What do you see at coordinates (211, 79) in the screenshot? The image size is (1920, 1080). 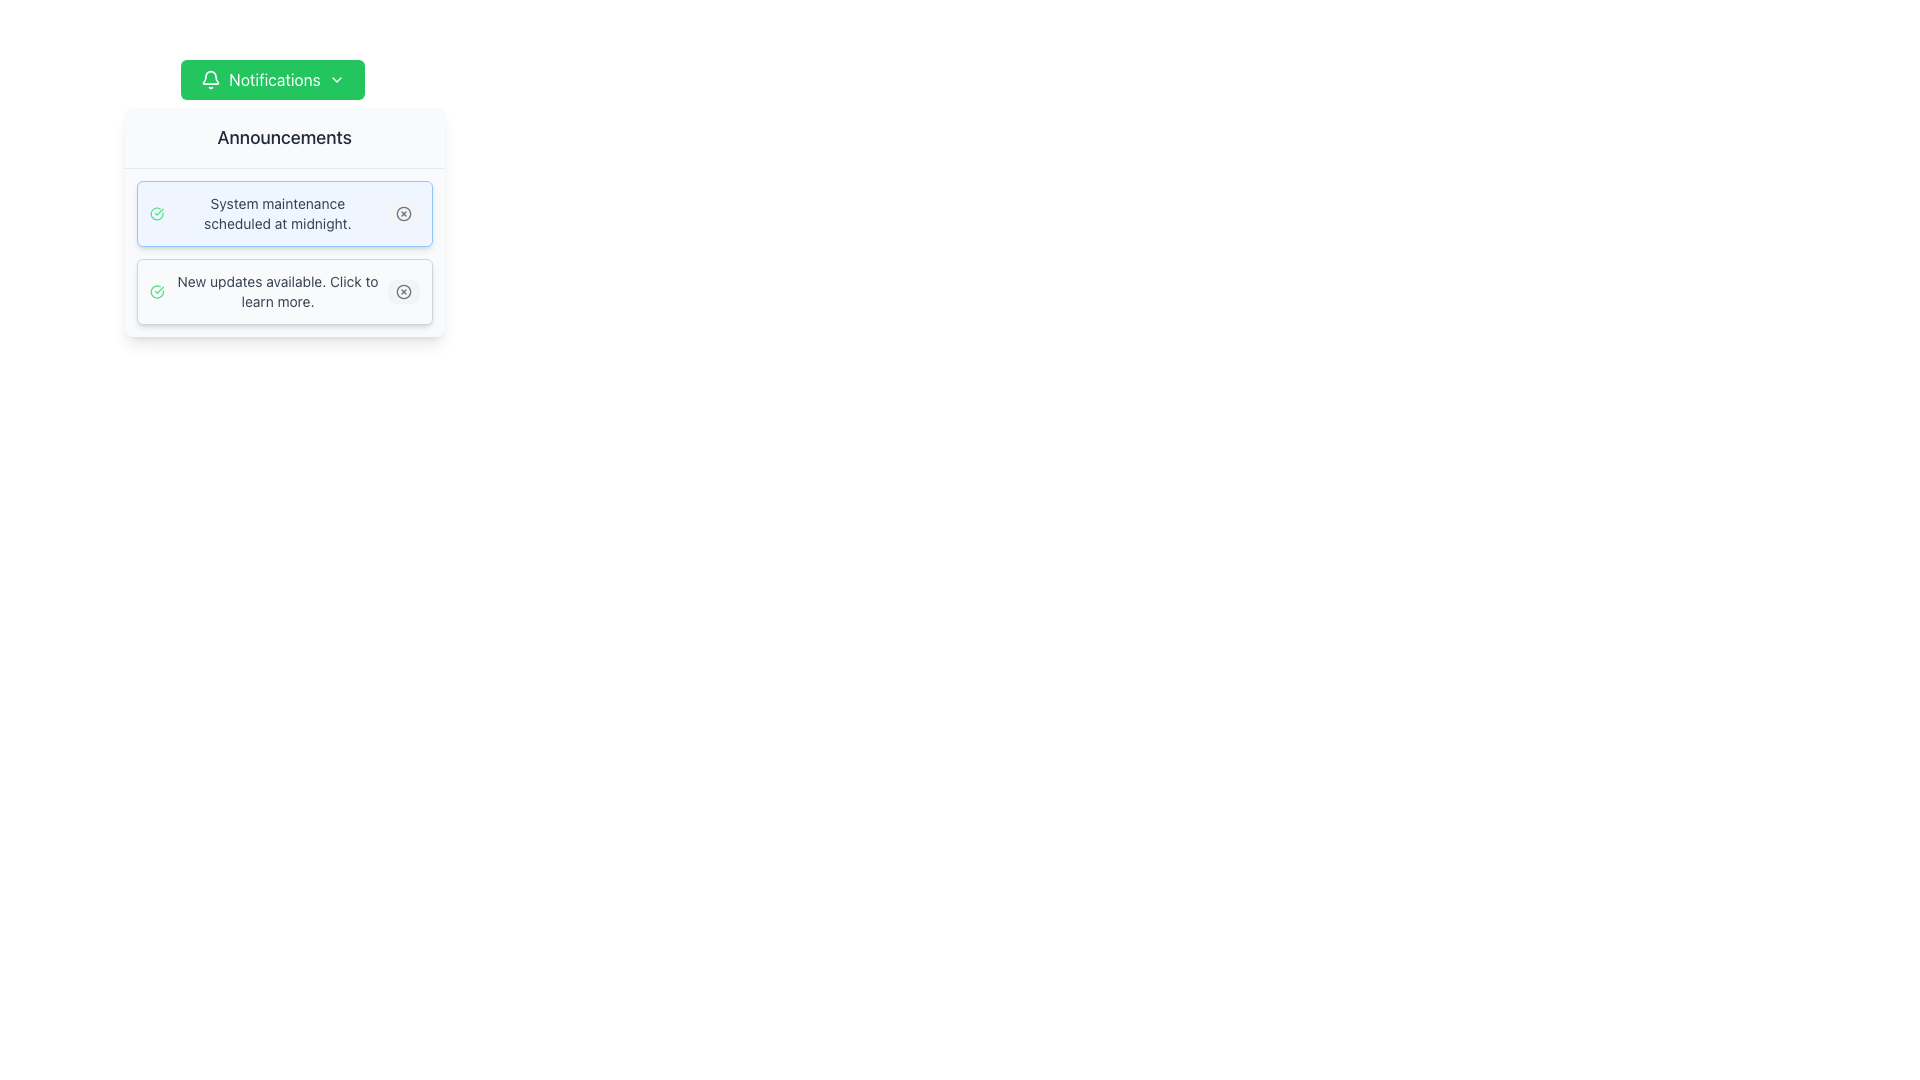 I see `the bell-shaped notification icon with a green background and white outline, located to the left of the 'Notifications' label` at bounding box center [211, 79].